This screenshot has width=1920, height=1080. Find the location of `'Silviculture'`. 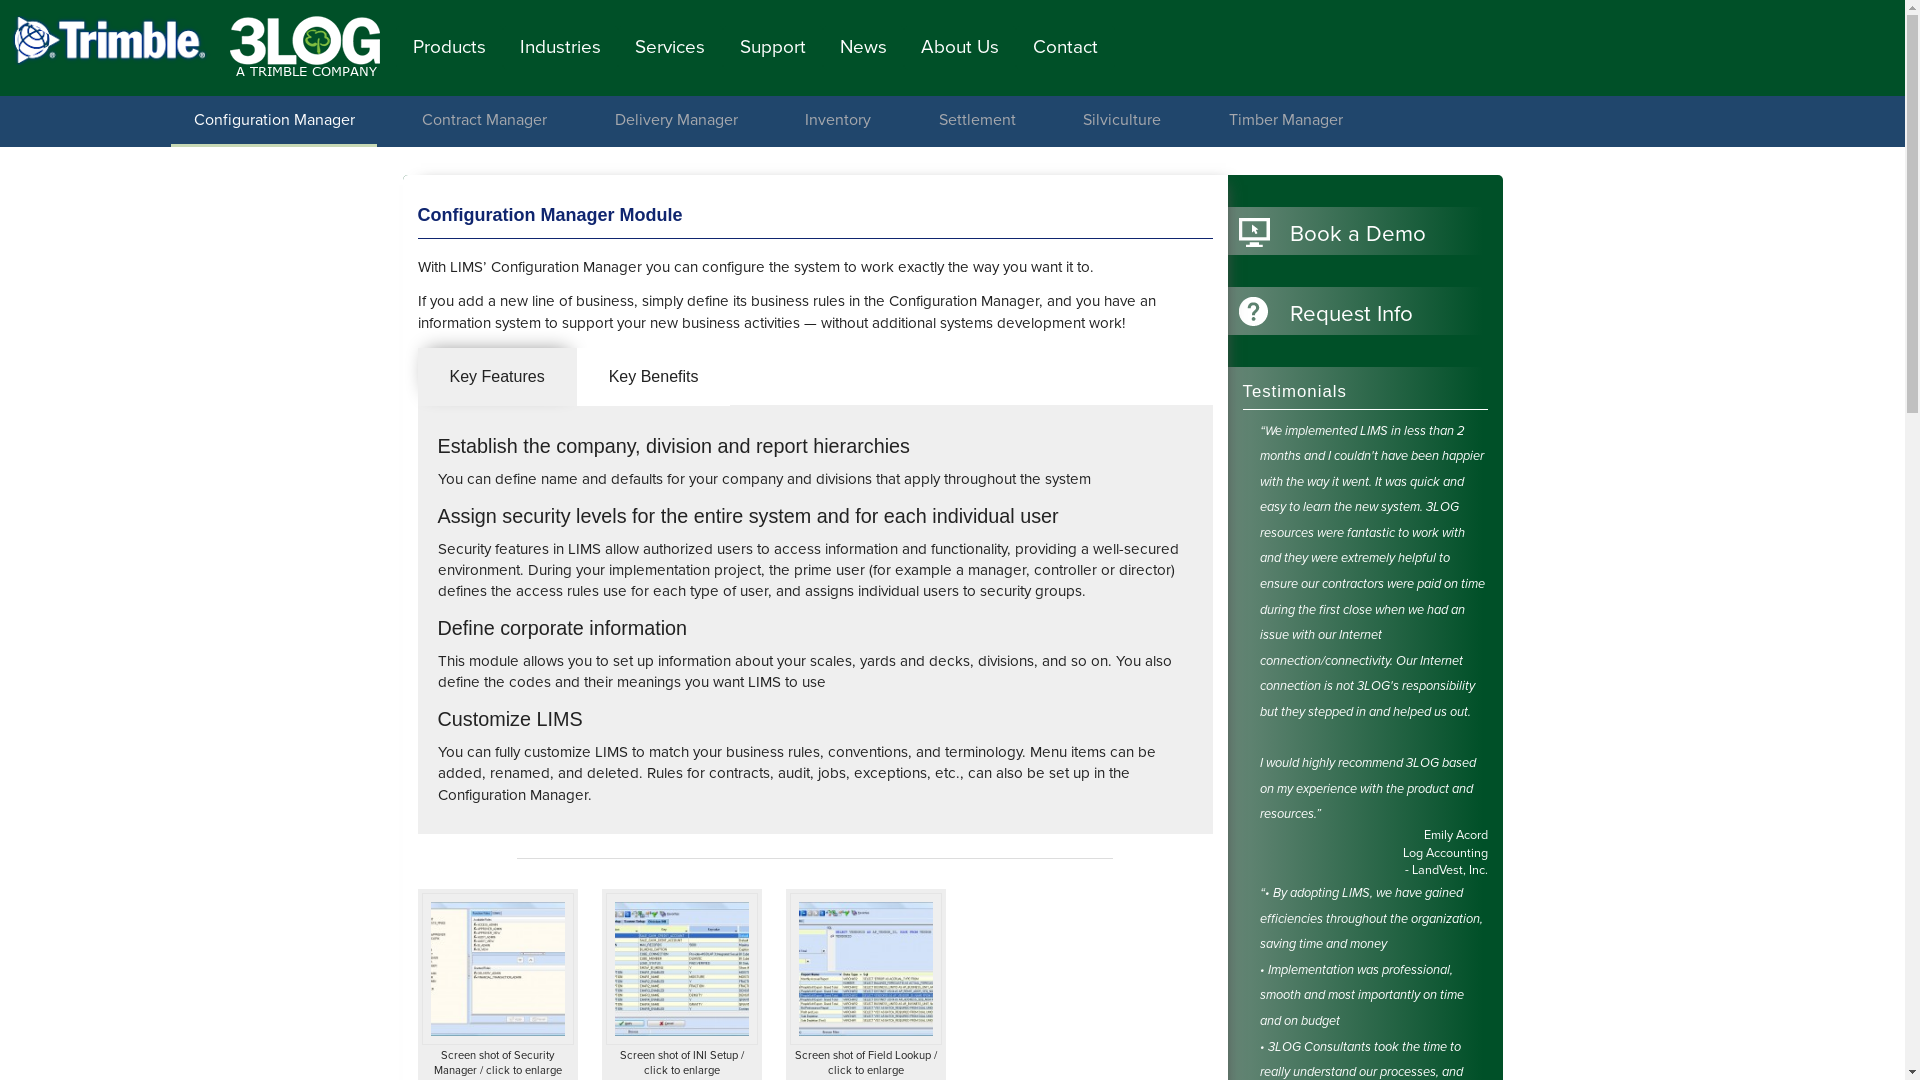

'Silviculture' is located at coordinates (1122, 119).